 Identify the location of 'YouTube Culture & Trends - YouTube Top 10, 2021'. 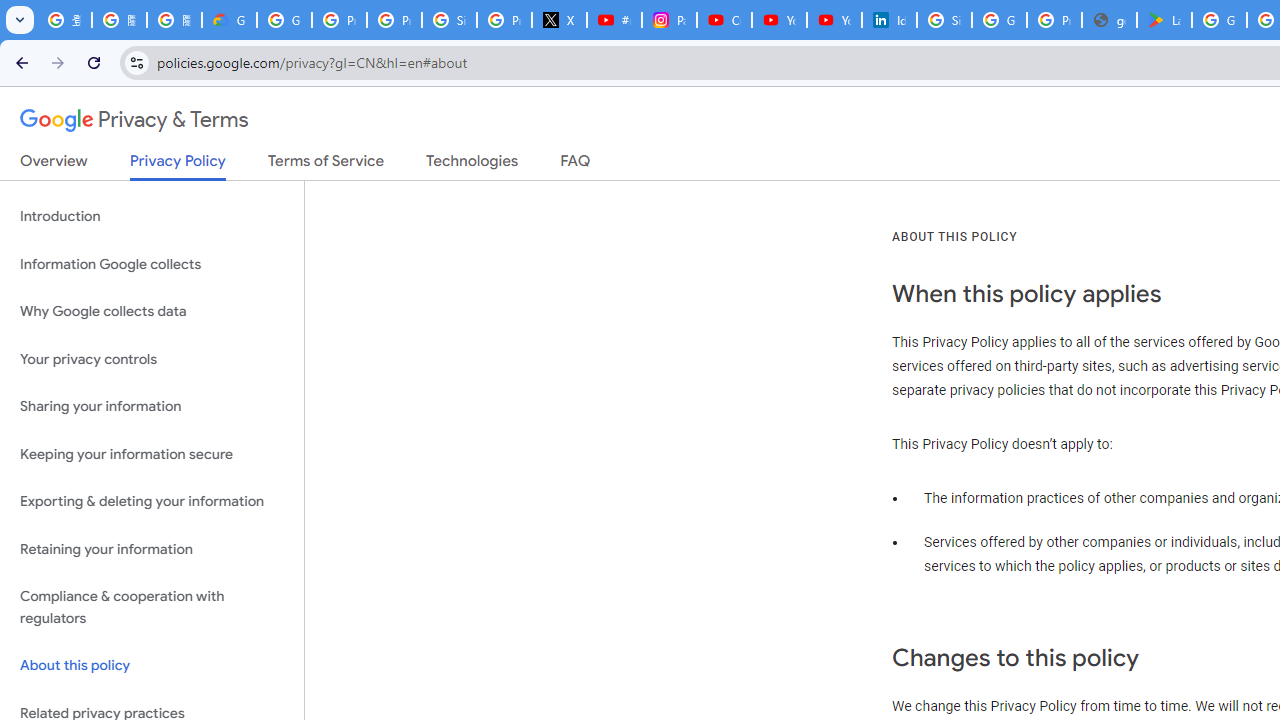
(833, 20).